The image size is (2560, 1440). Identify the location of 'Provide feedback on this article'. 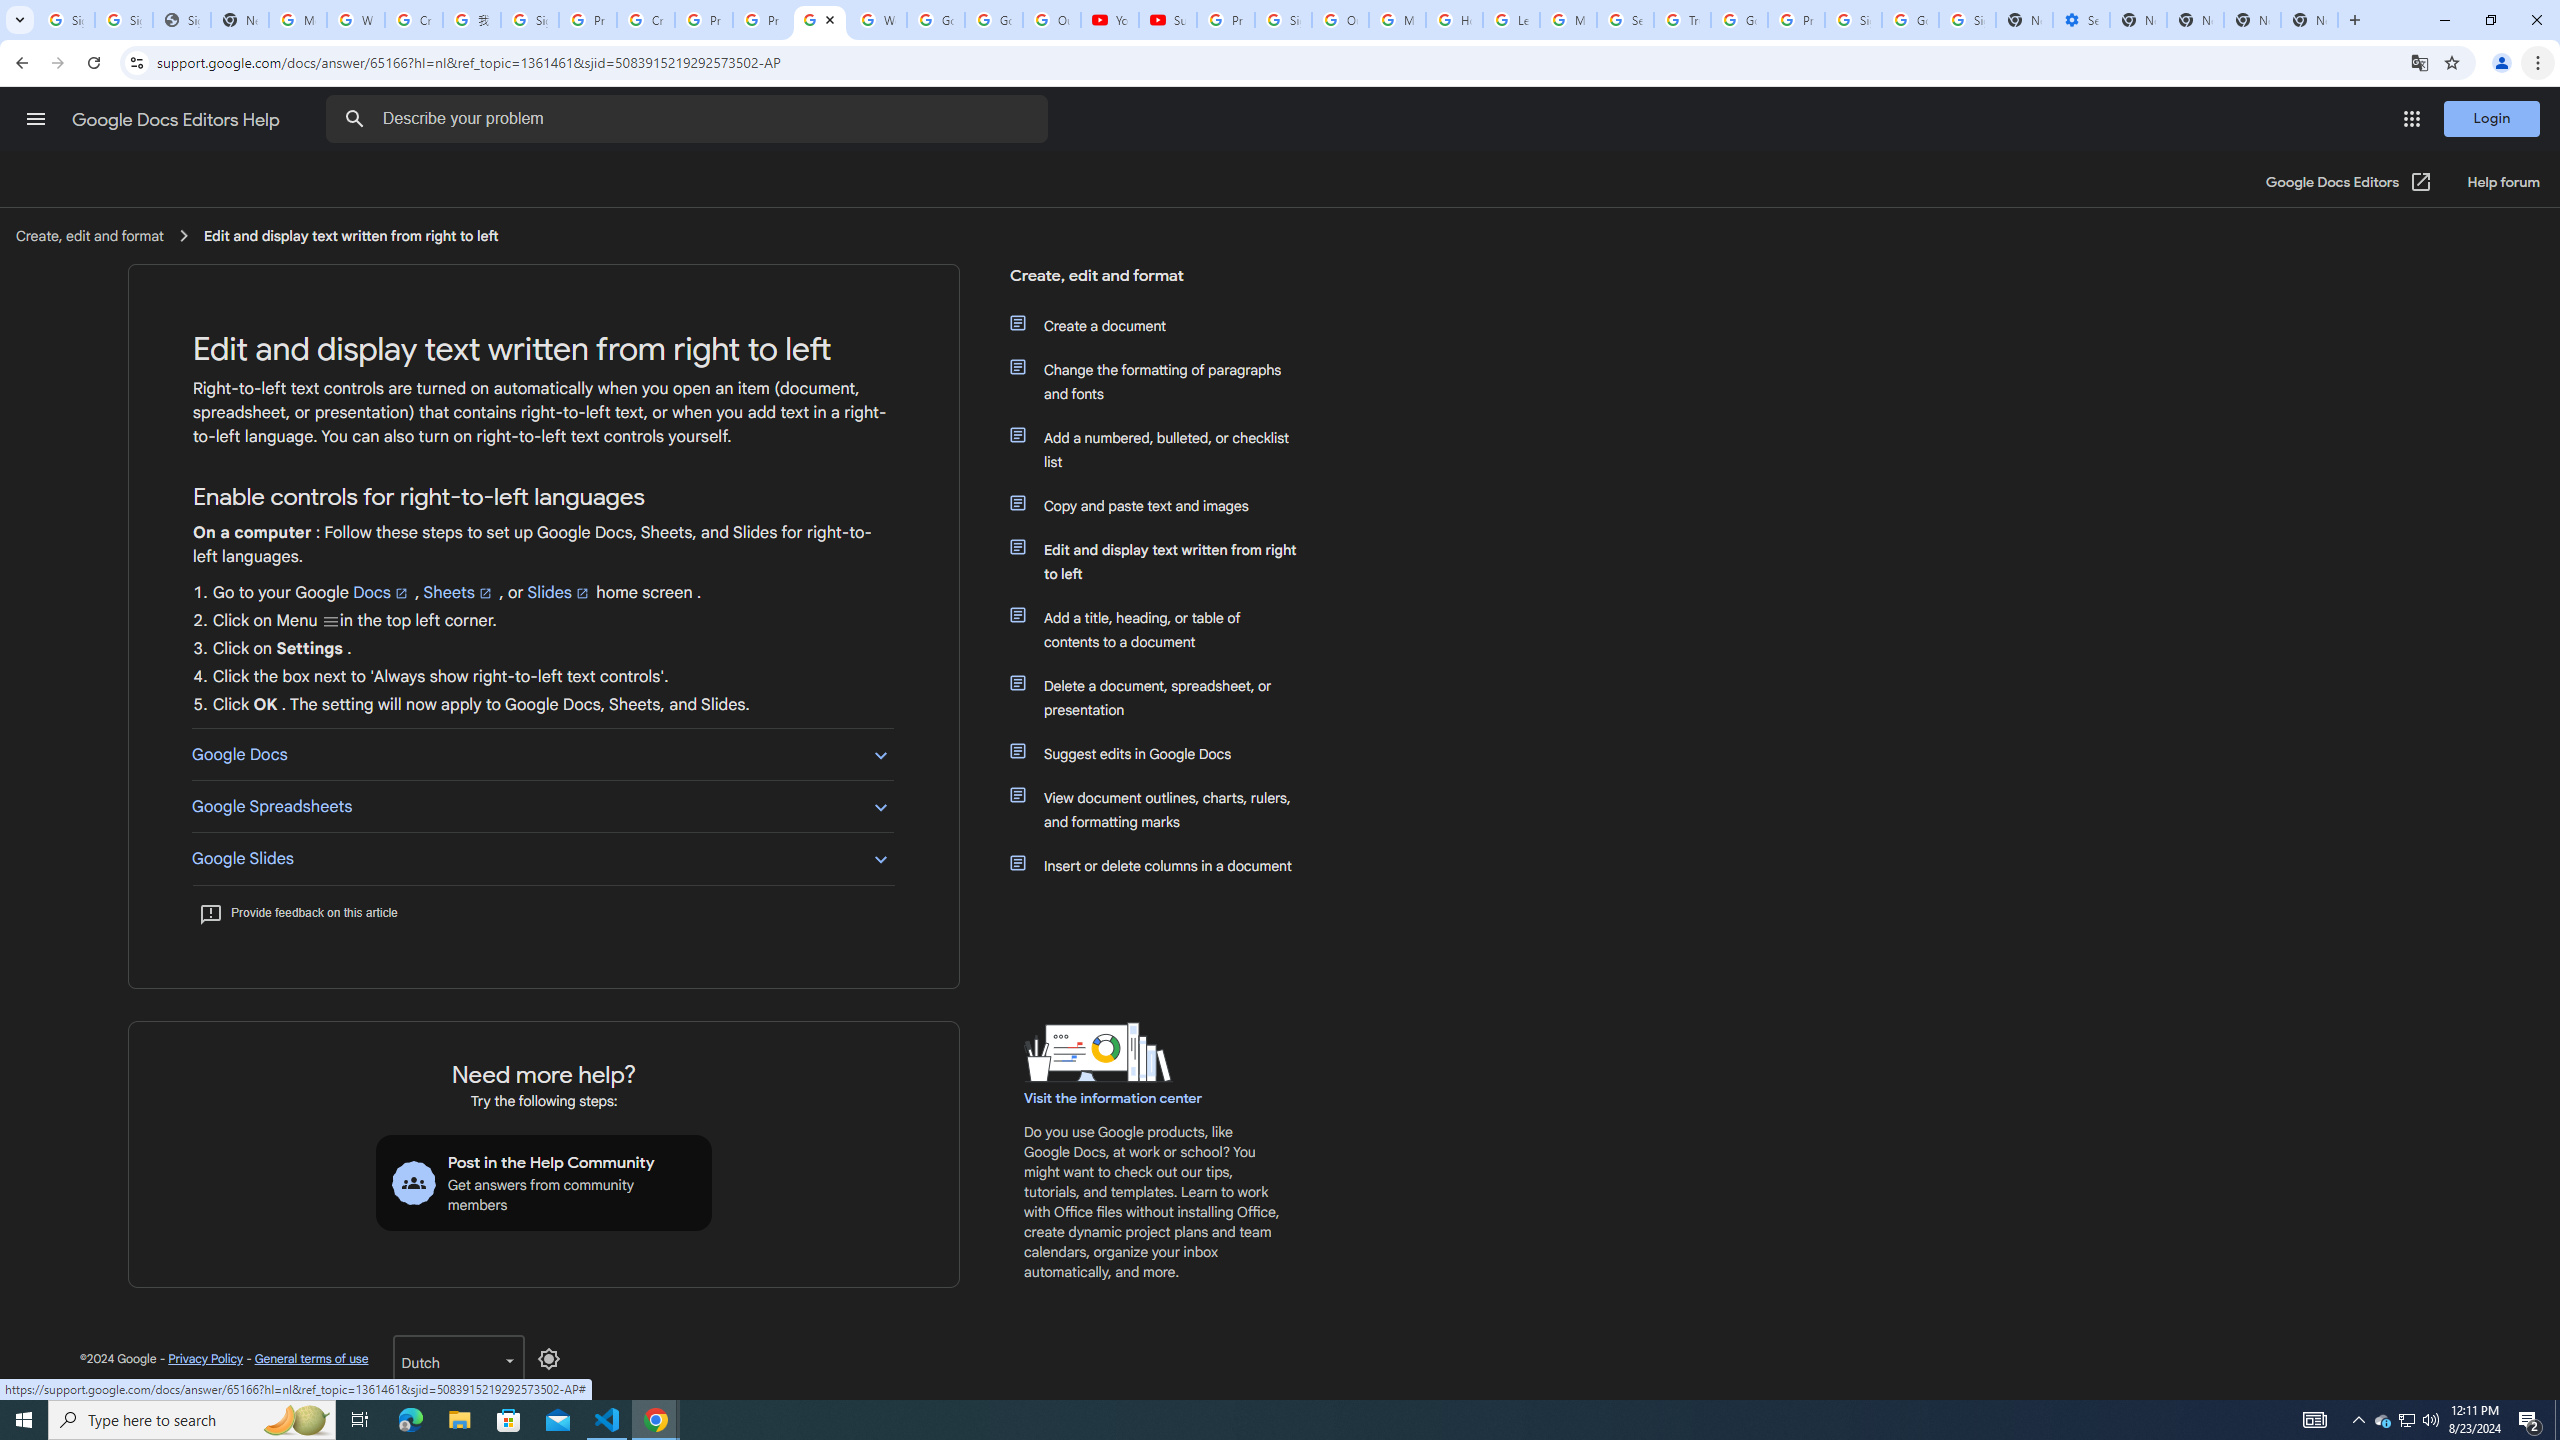
(297, 911).